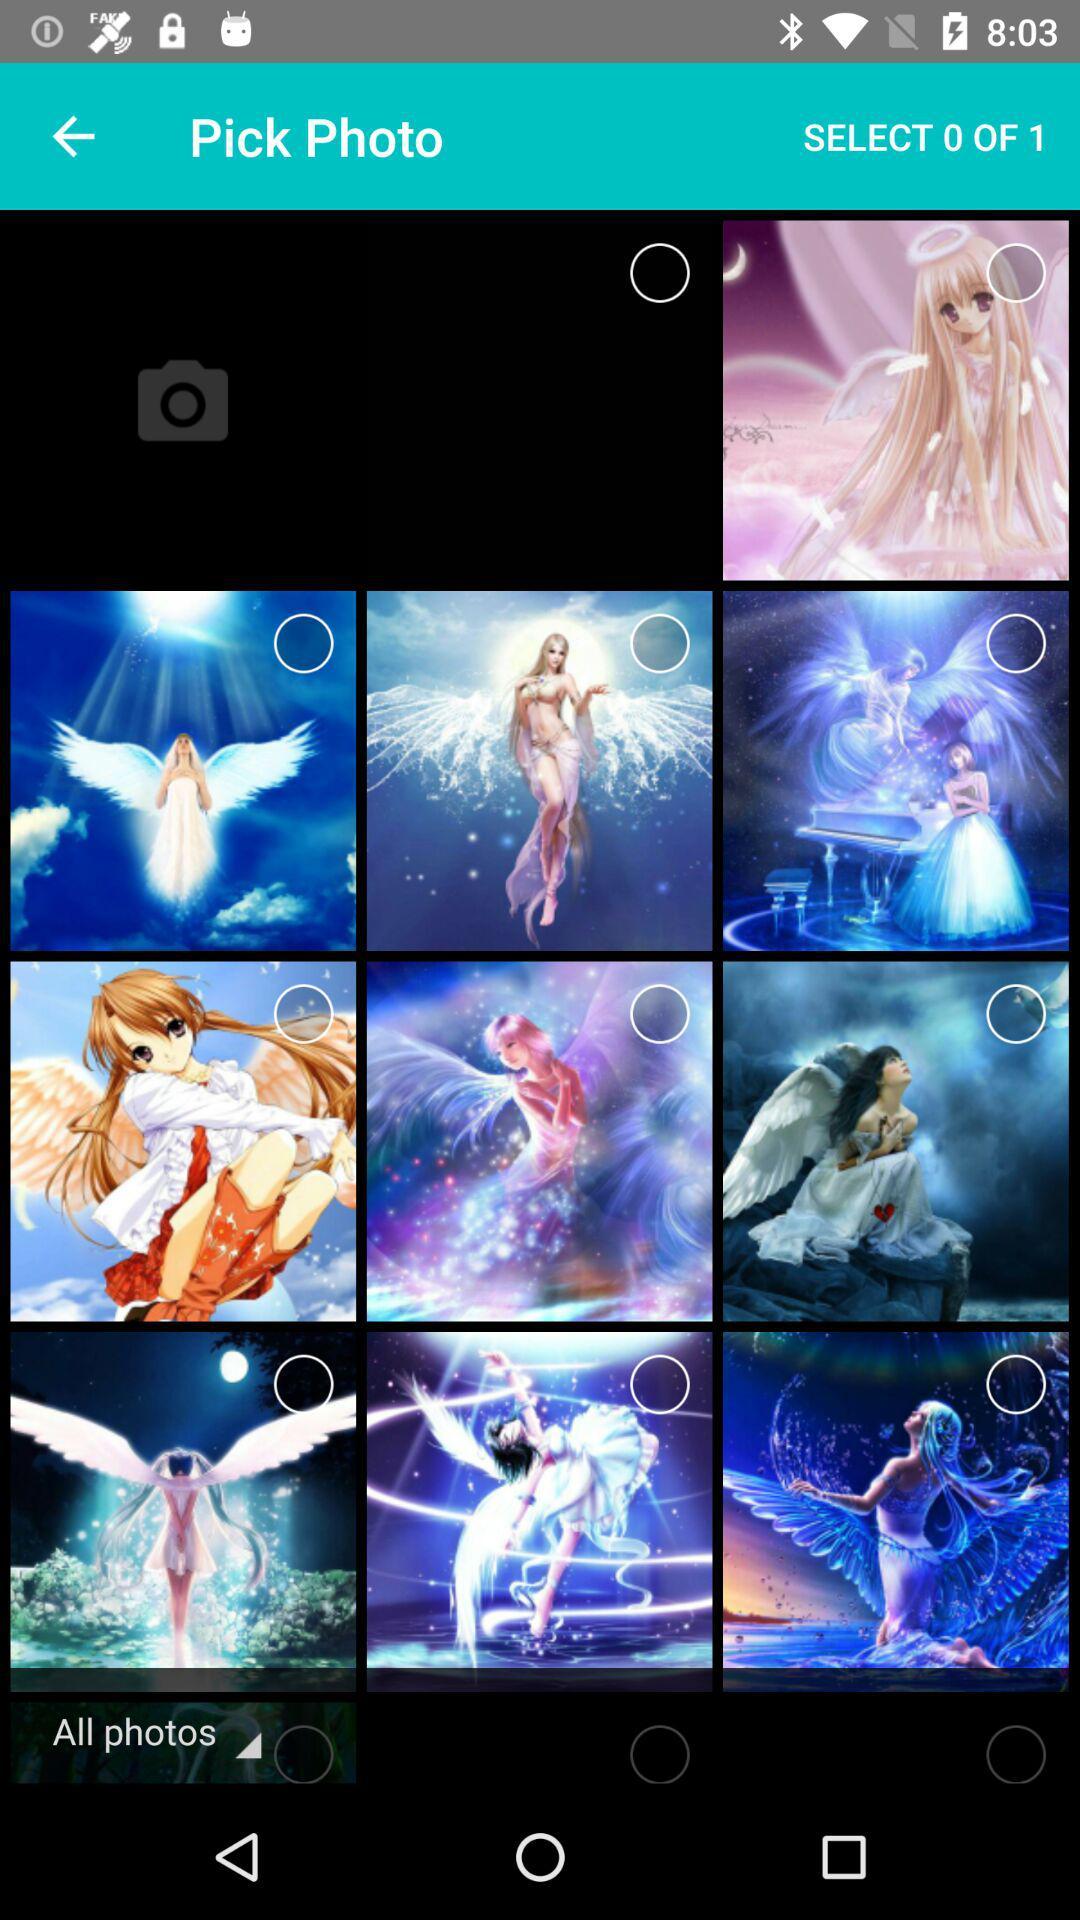  Describe the element at coordinates (540, 400) in the screenshot. I see `the image on the right next to camera icon on the web page` at that location.